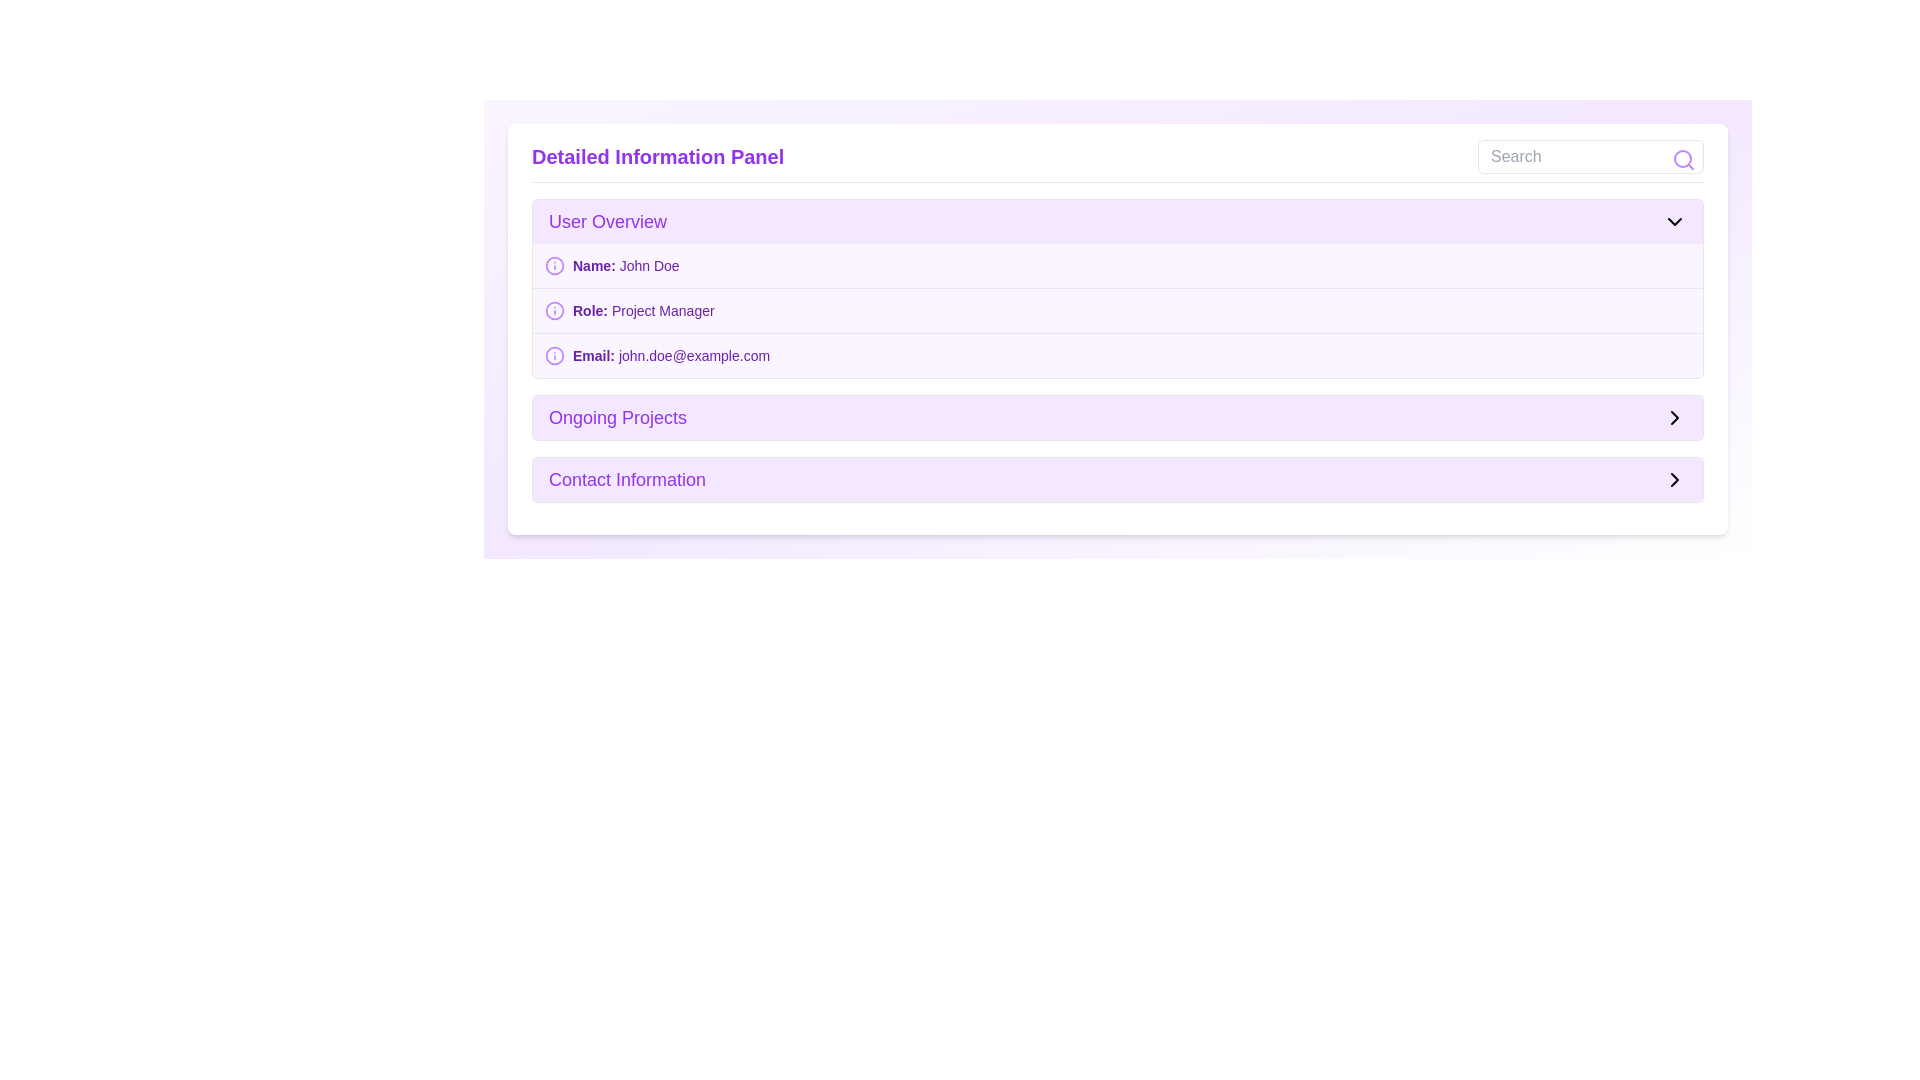 The width and height of the screenshot is (1920, 1080). What do you see at coordinates (1675, 416) in the screenshot?
I see `the chevron right SVG icon next to the 'Ongoing Projects' section` at bounding box center [1675, 416].